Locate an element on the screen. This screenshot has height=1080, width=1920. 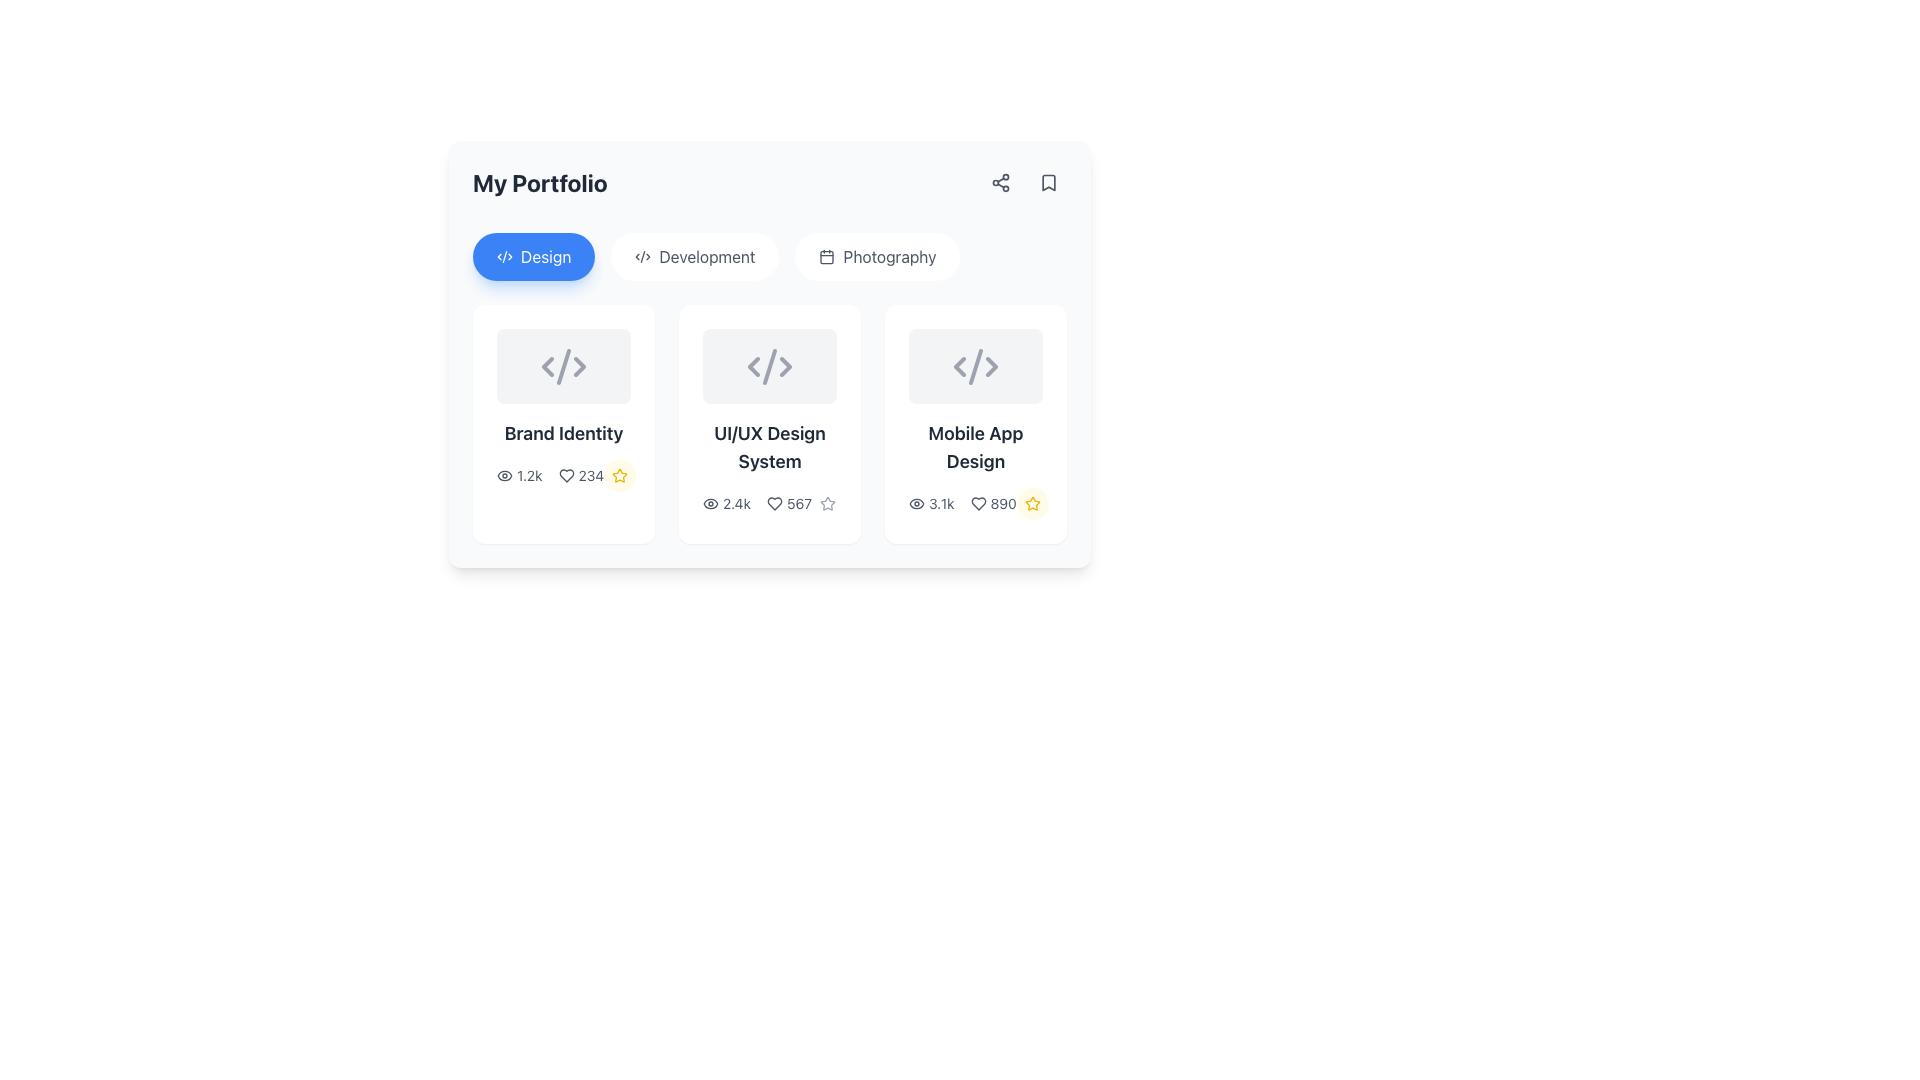
on the interactive button with an embedded yellow star icon located at the bottom right corner of the 'Mobile App Design' card is located at coordinates (1032, 503).